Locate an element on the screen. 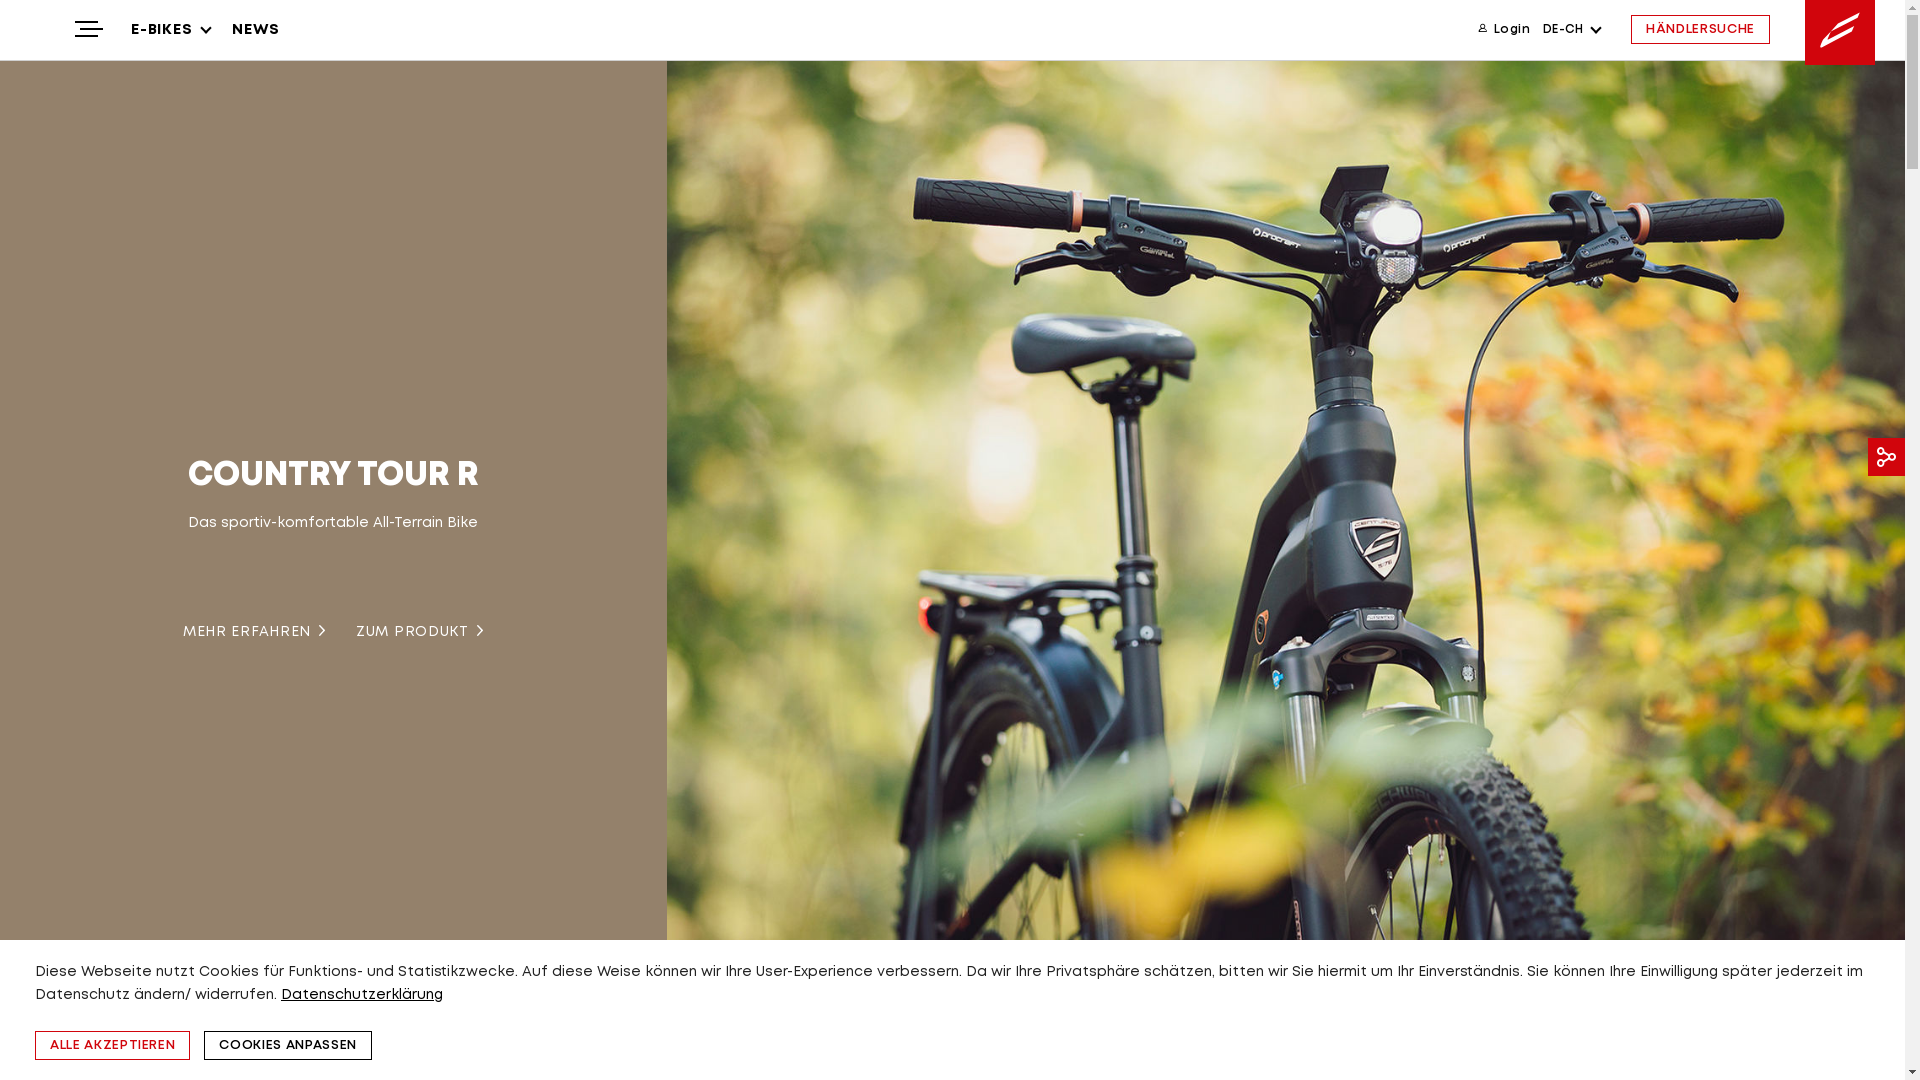 The height and width of the screenshot is (1080, 1920). 'Login' is located at coordinates (1503, 29).